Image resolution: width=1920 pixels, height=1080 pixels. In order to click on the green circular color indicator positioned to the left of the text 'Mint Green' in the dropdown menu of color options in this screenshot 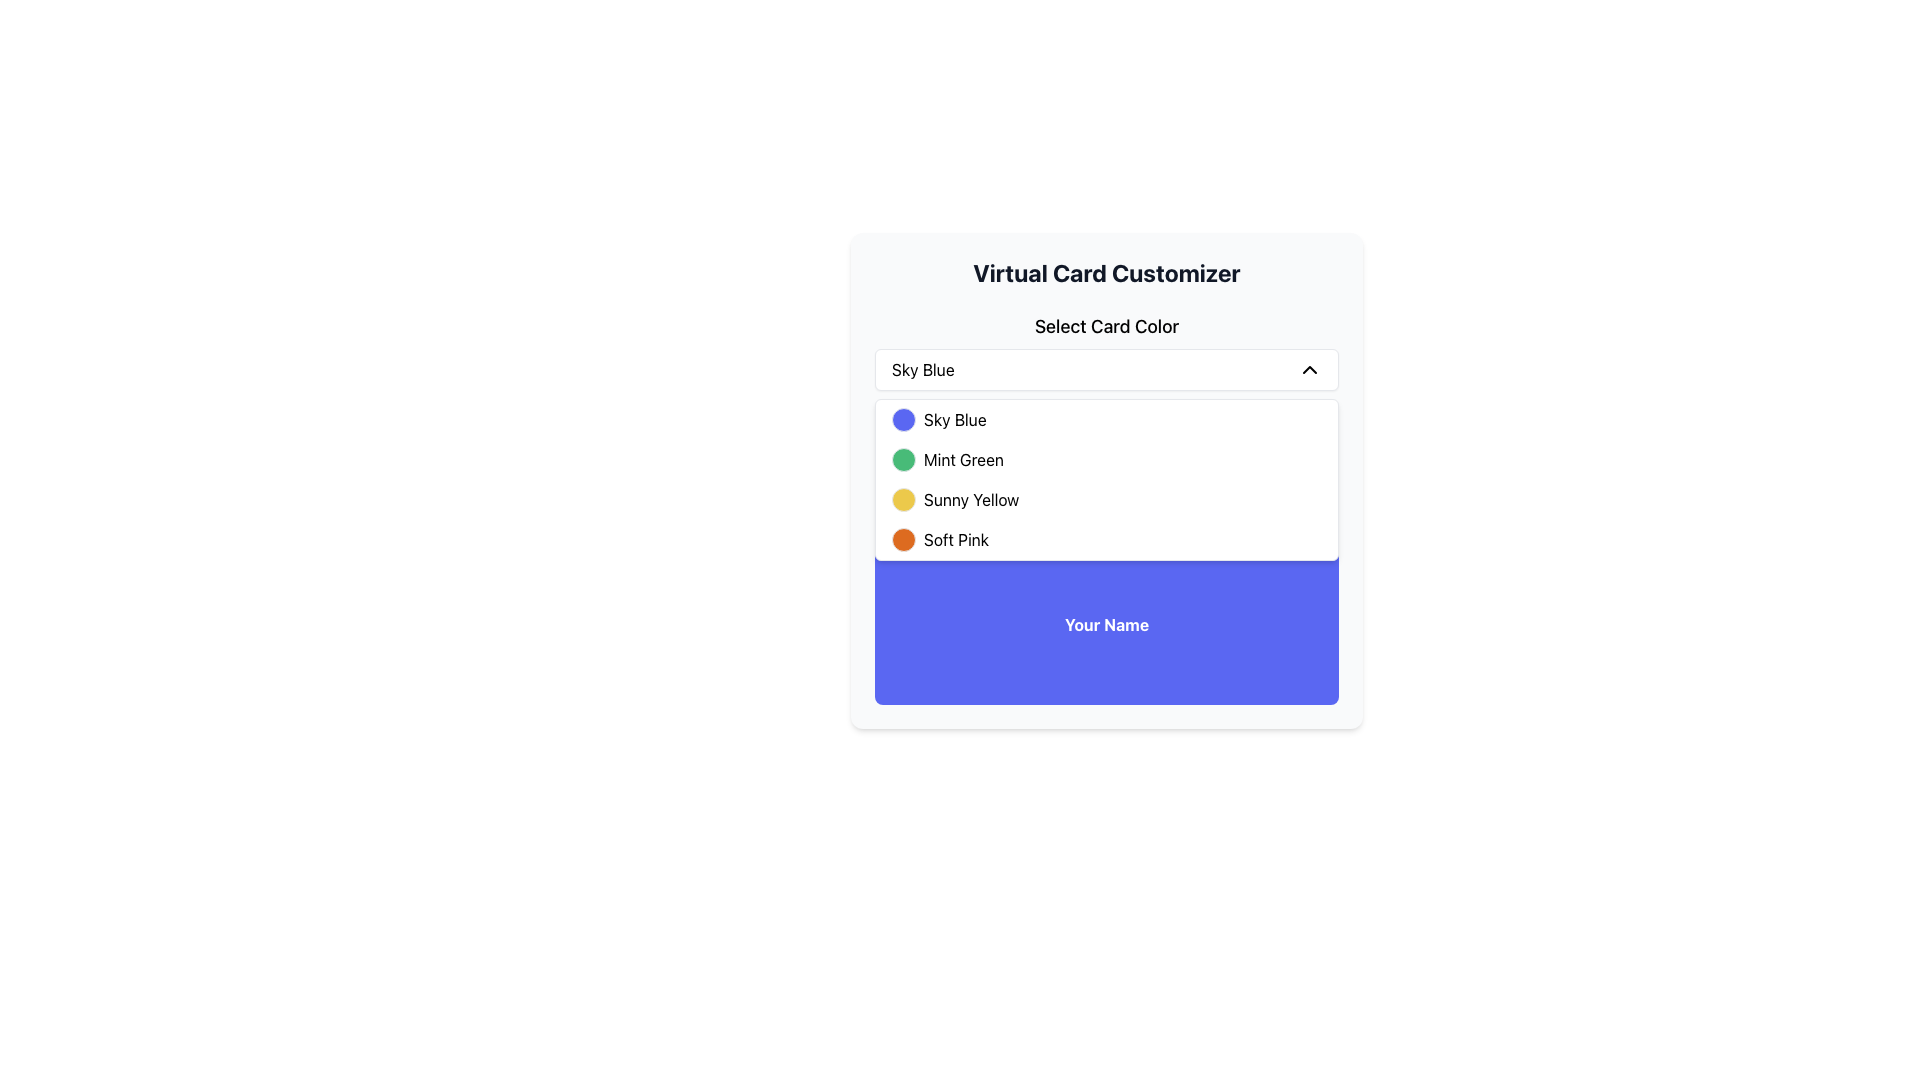, I will do `click(902, 459)`.